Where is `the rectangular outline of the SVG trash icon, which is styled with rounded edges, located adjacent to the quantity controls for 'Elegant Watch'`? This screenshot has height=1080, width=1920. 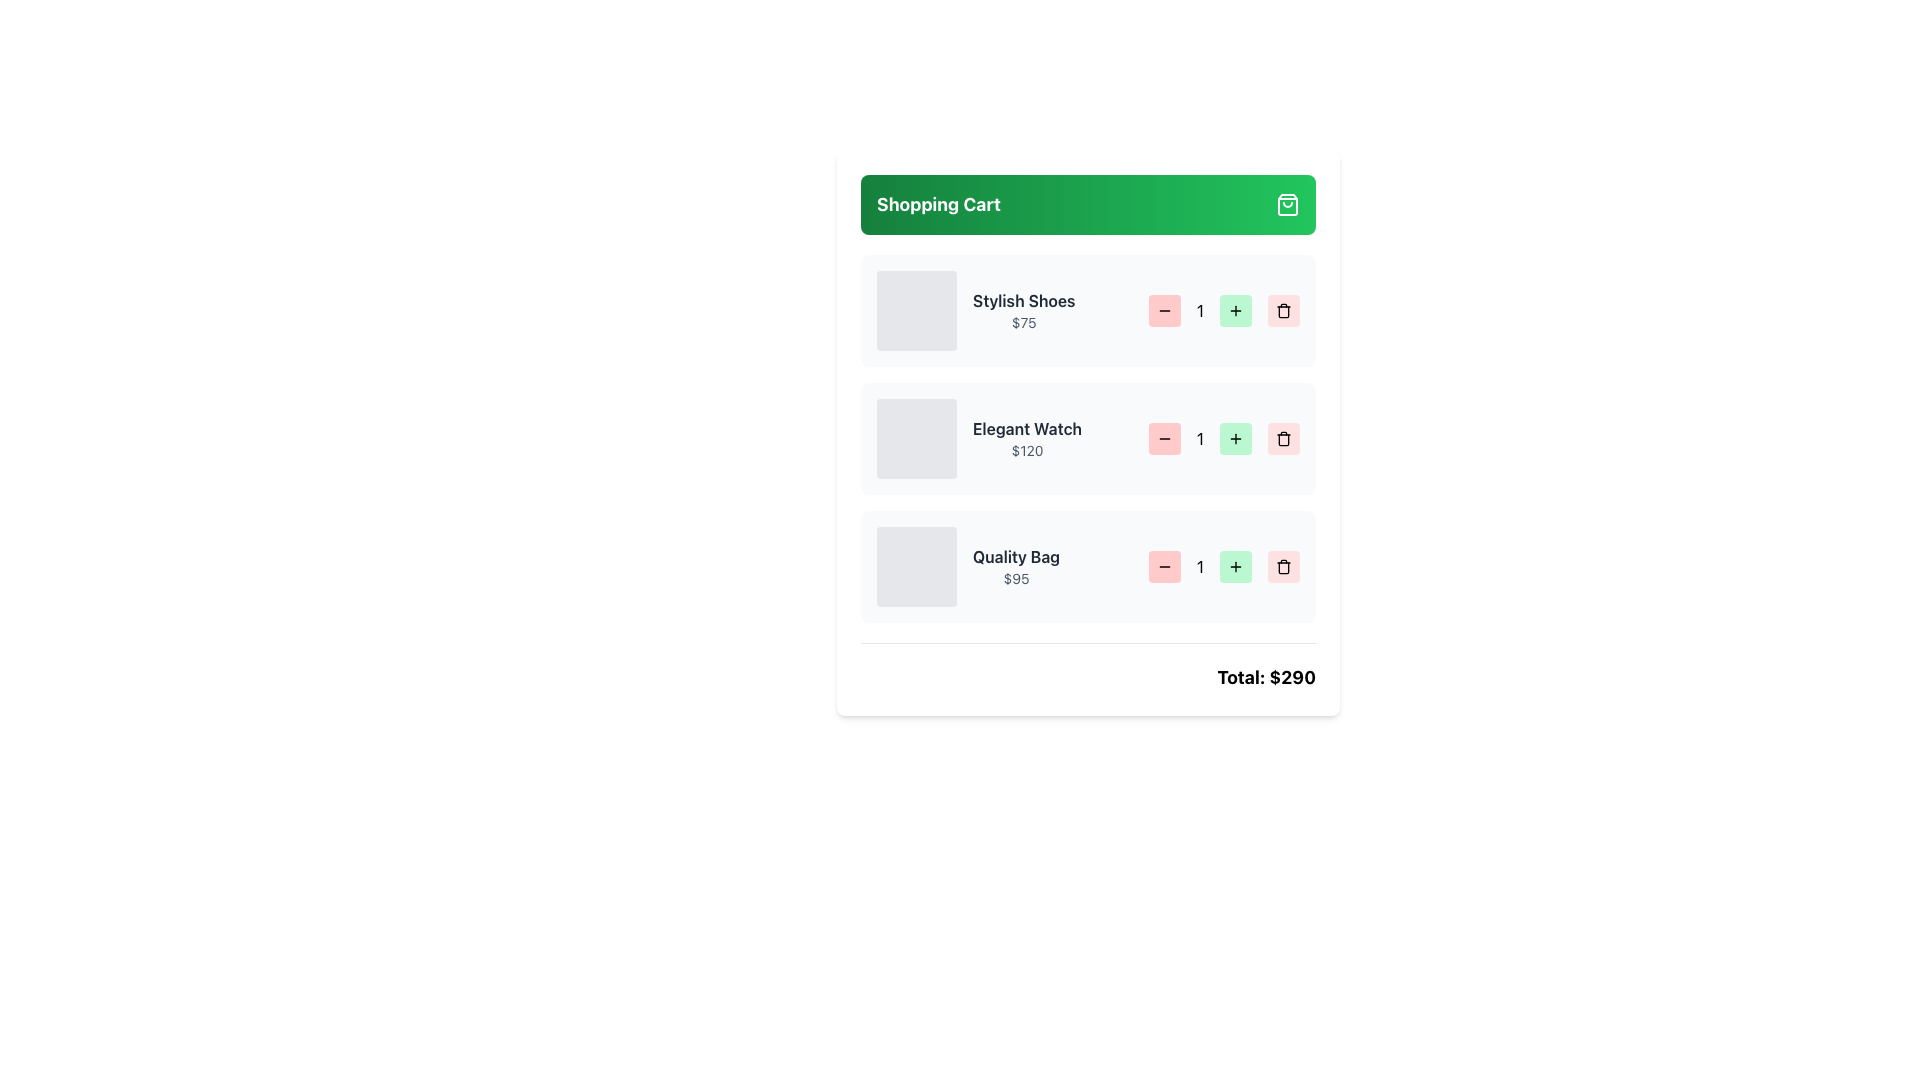 the rectangular outline of the SVG trash icon, which is styled with rounded edges, located adjacent to the quantity controls for 'Elegant Watch' is located at coordinates (1283, 438).